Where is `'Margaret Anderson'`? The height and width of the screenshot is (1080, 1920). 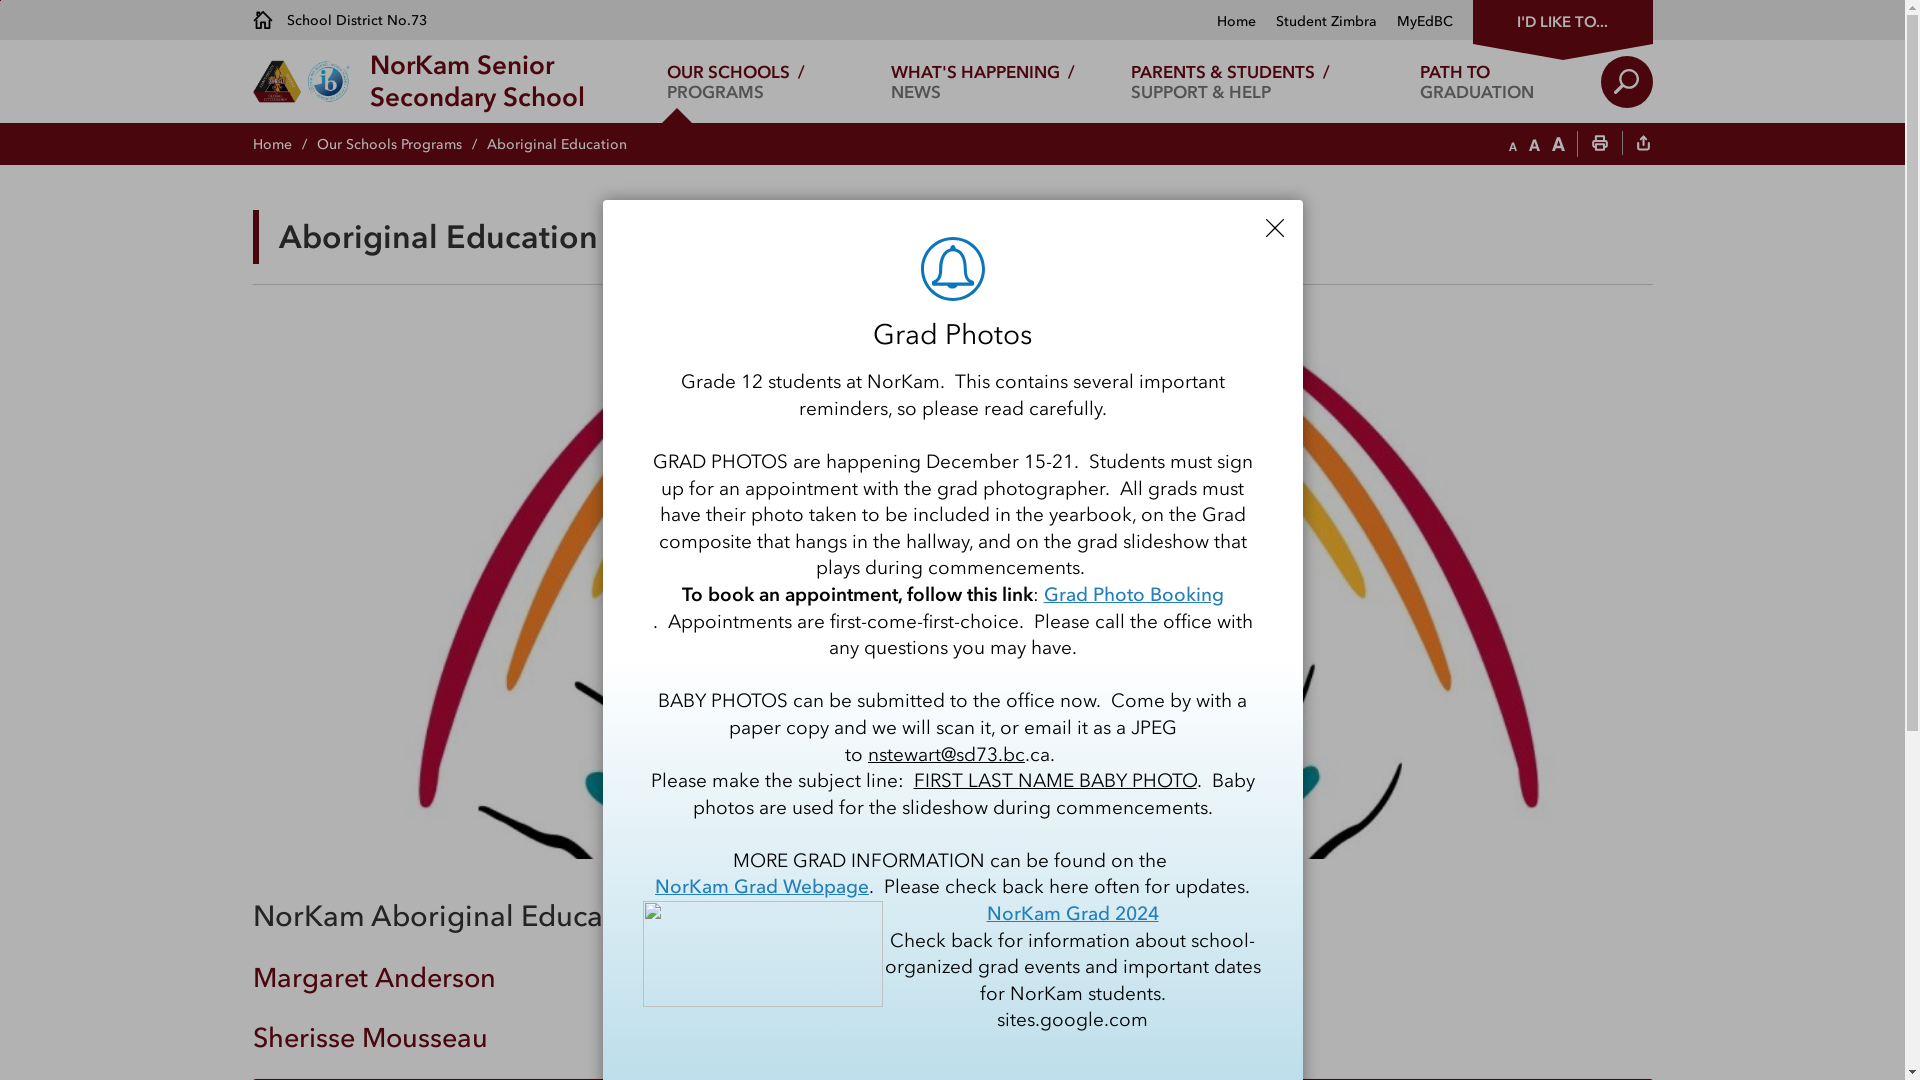 'Margaret Anderson' is located at coordinates (373, 976).